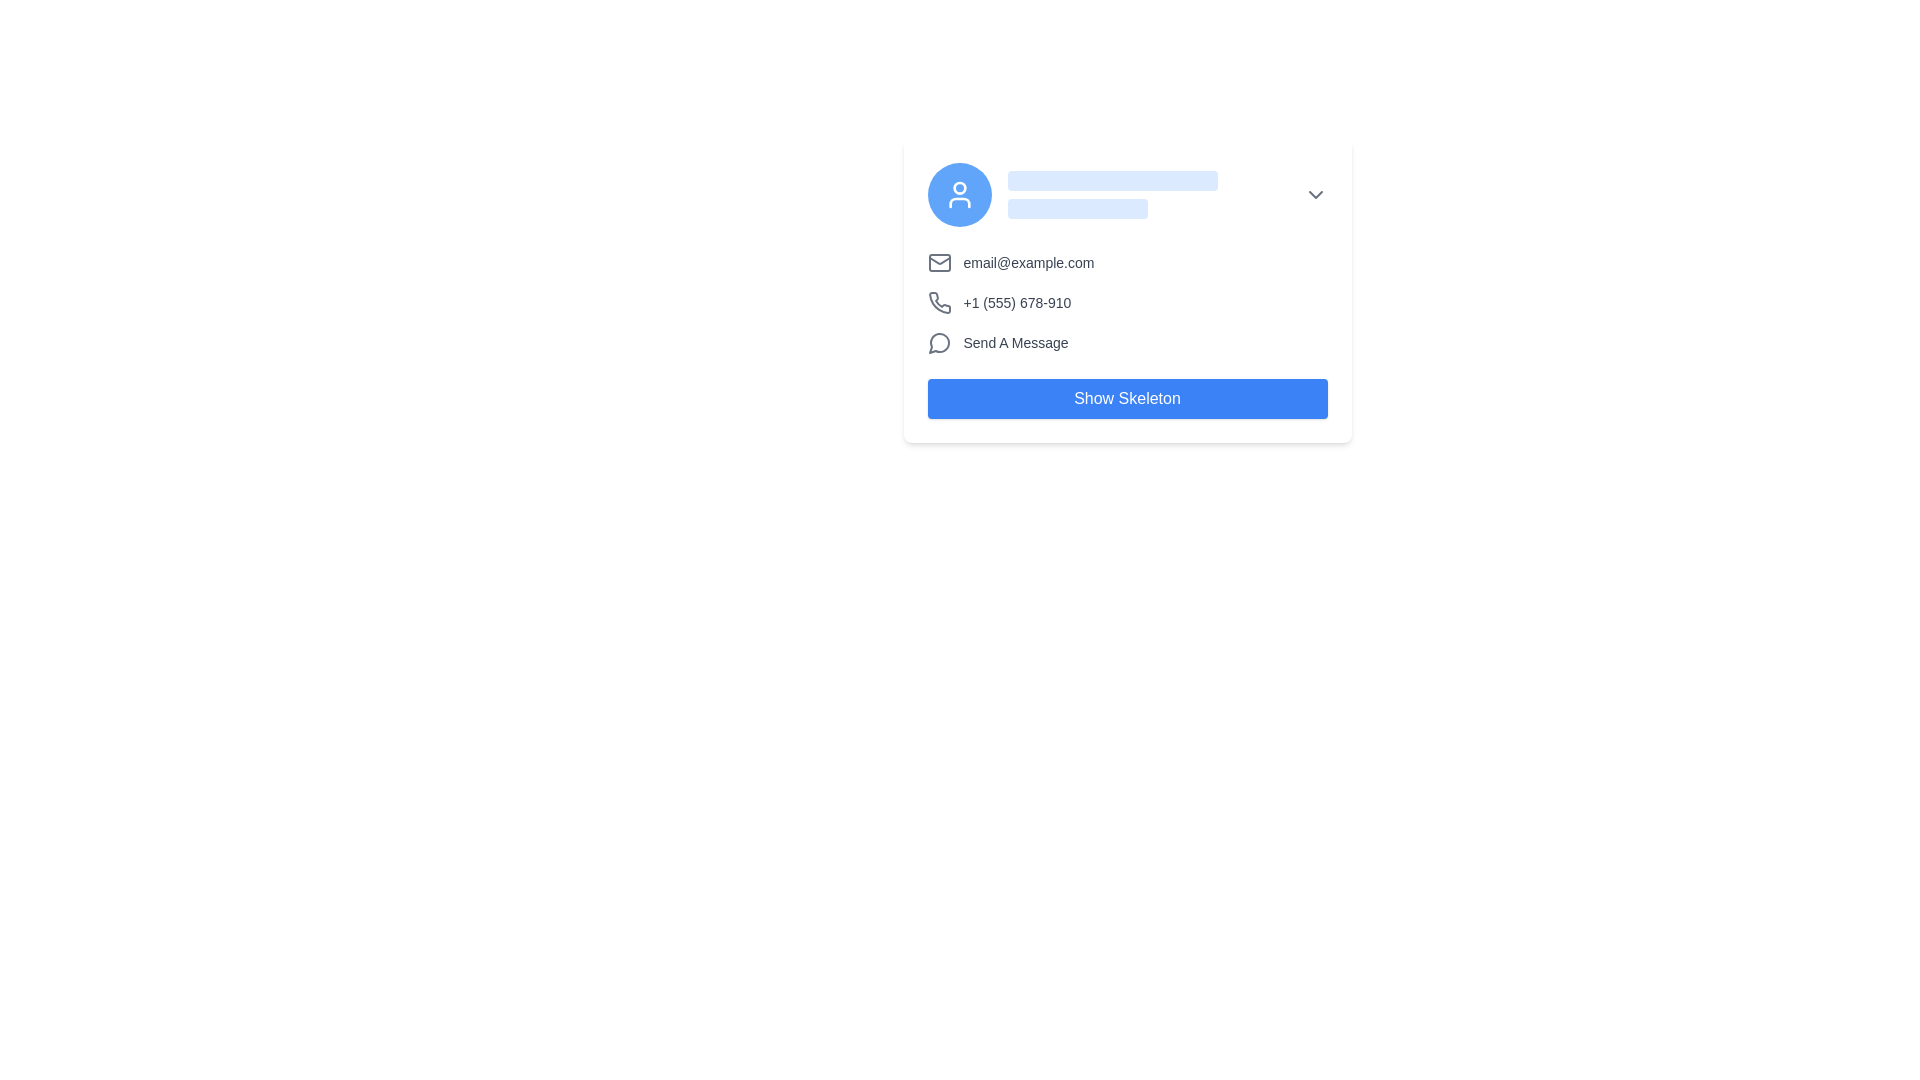 This screenshot has width=1920, height=1080. I want to click on properties of the envelope icon component located to the left of the email address 'email@example.com', so click(938, 261).